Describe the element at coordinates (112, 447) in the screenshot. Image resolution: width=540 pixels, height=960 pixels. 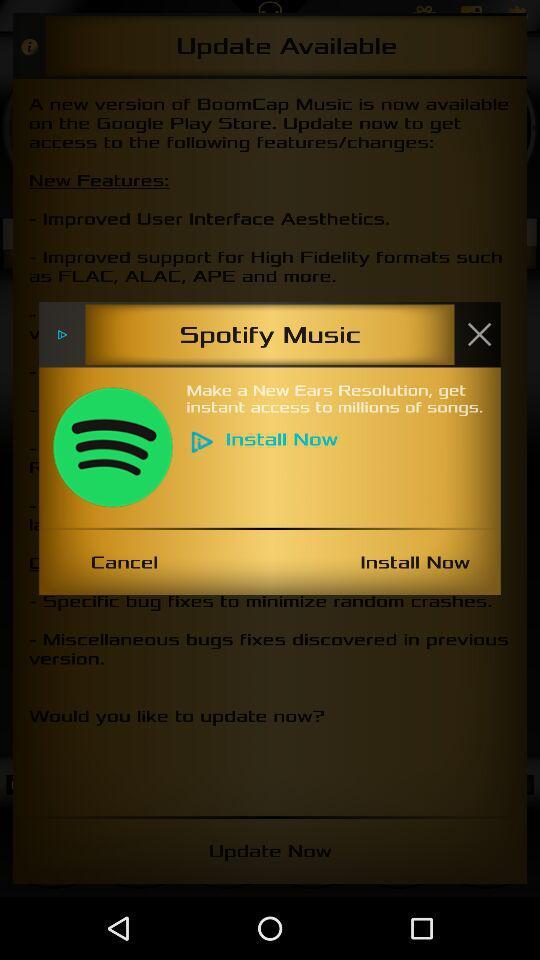
I see `spotify symbol` at that location.